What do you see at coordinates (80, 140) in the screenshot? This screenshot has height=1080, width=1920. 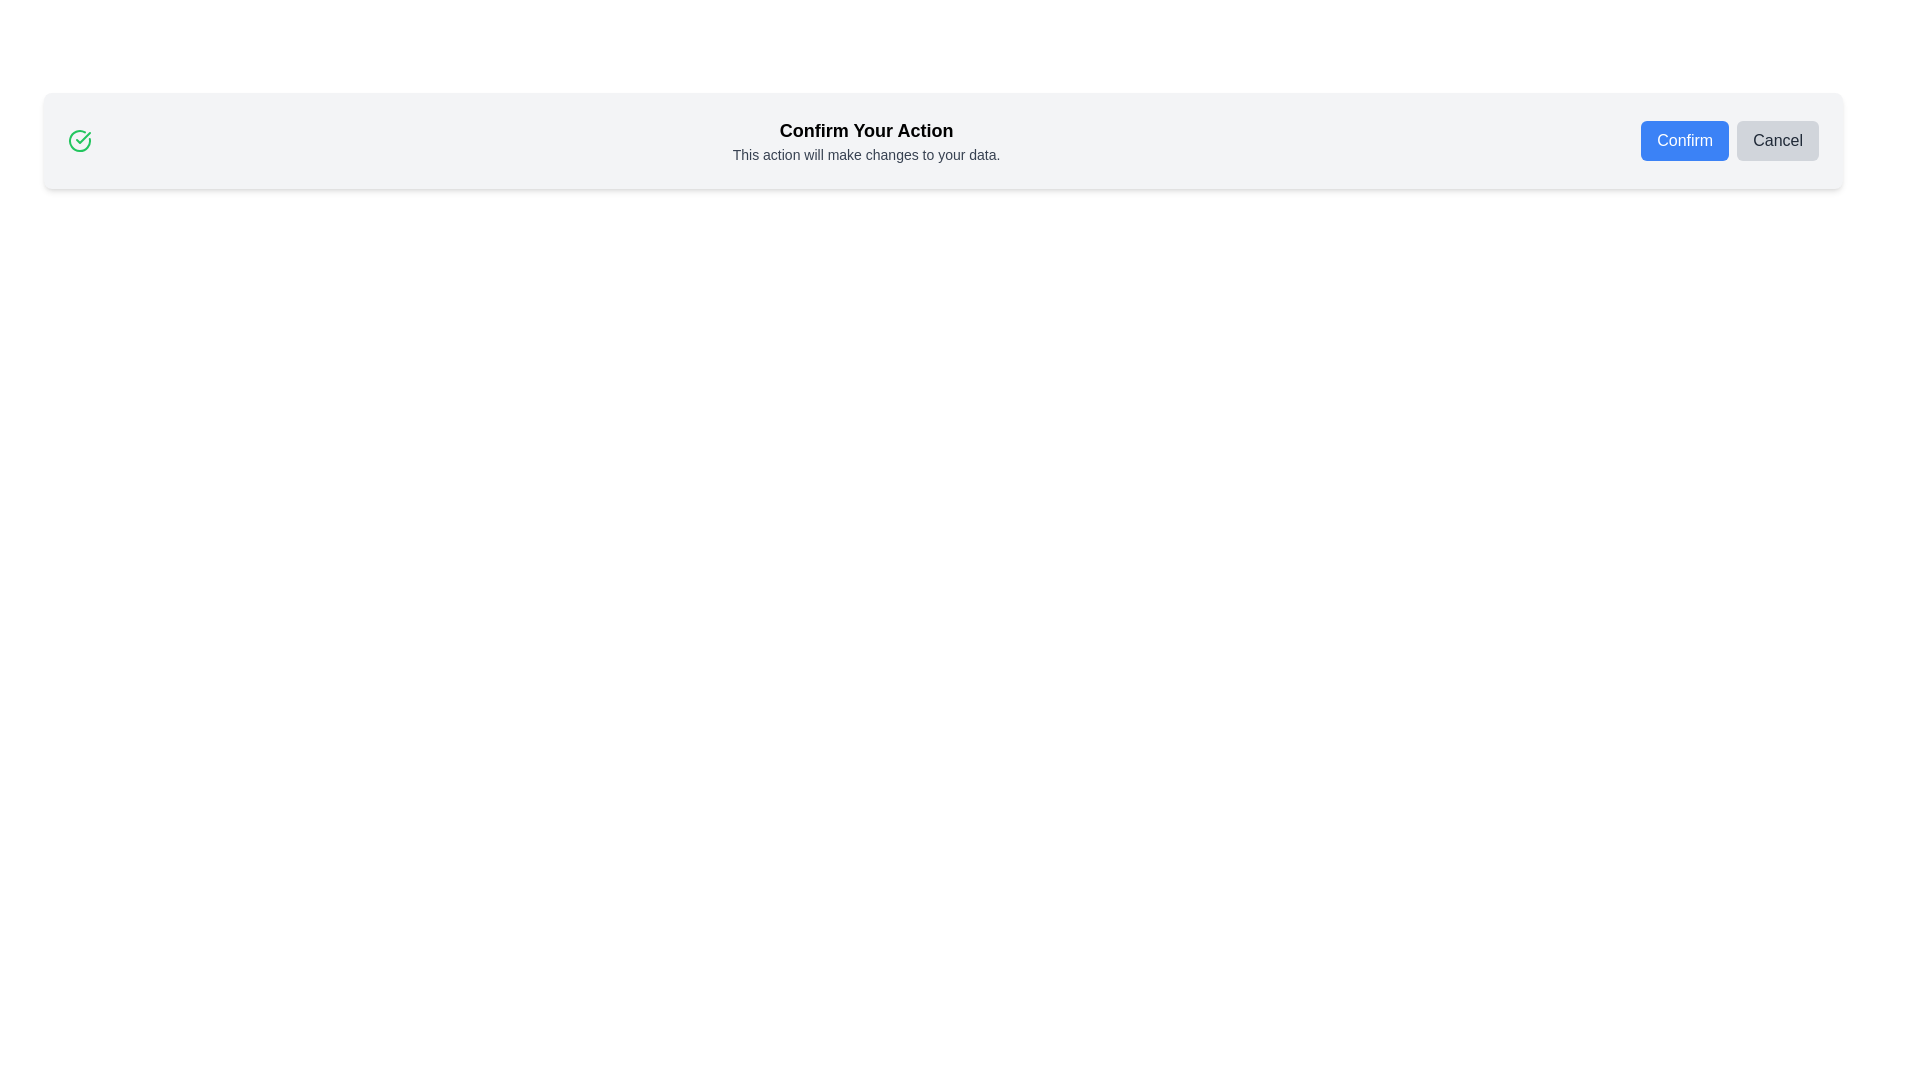 I see `the icon located on the left side of the confirmation message titled 'Confirm Your Action', which serves as a visual indicator of a successful or completed action` at bounding box center [80, 140].